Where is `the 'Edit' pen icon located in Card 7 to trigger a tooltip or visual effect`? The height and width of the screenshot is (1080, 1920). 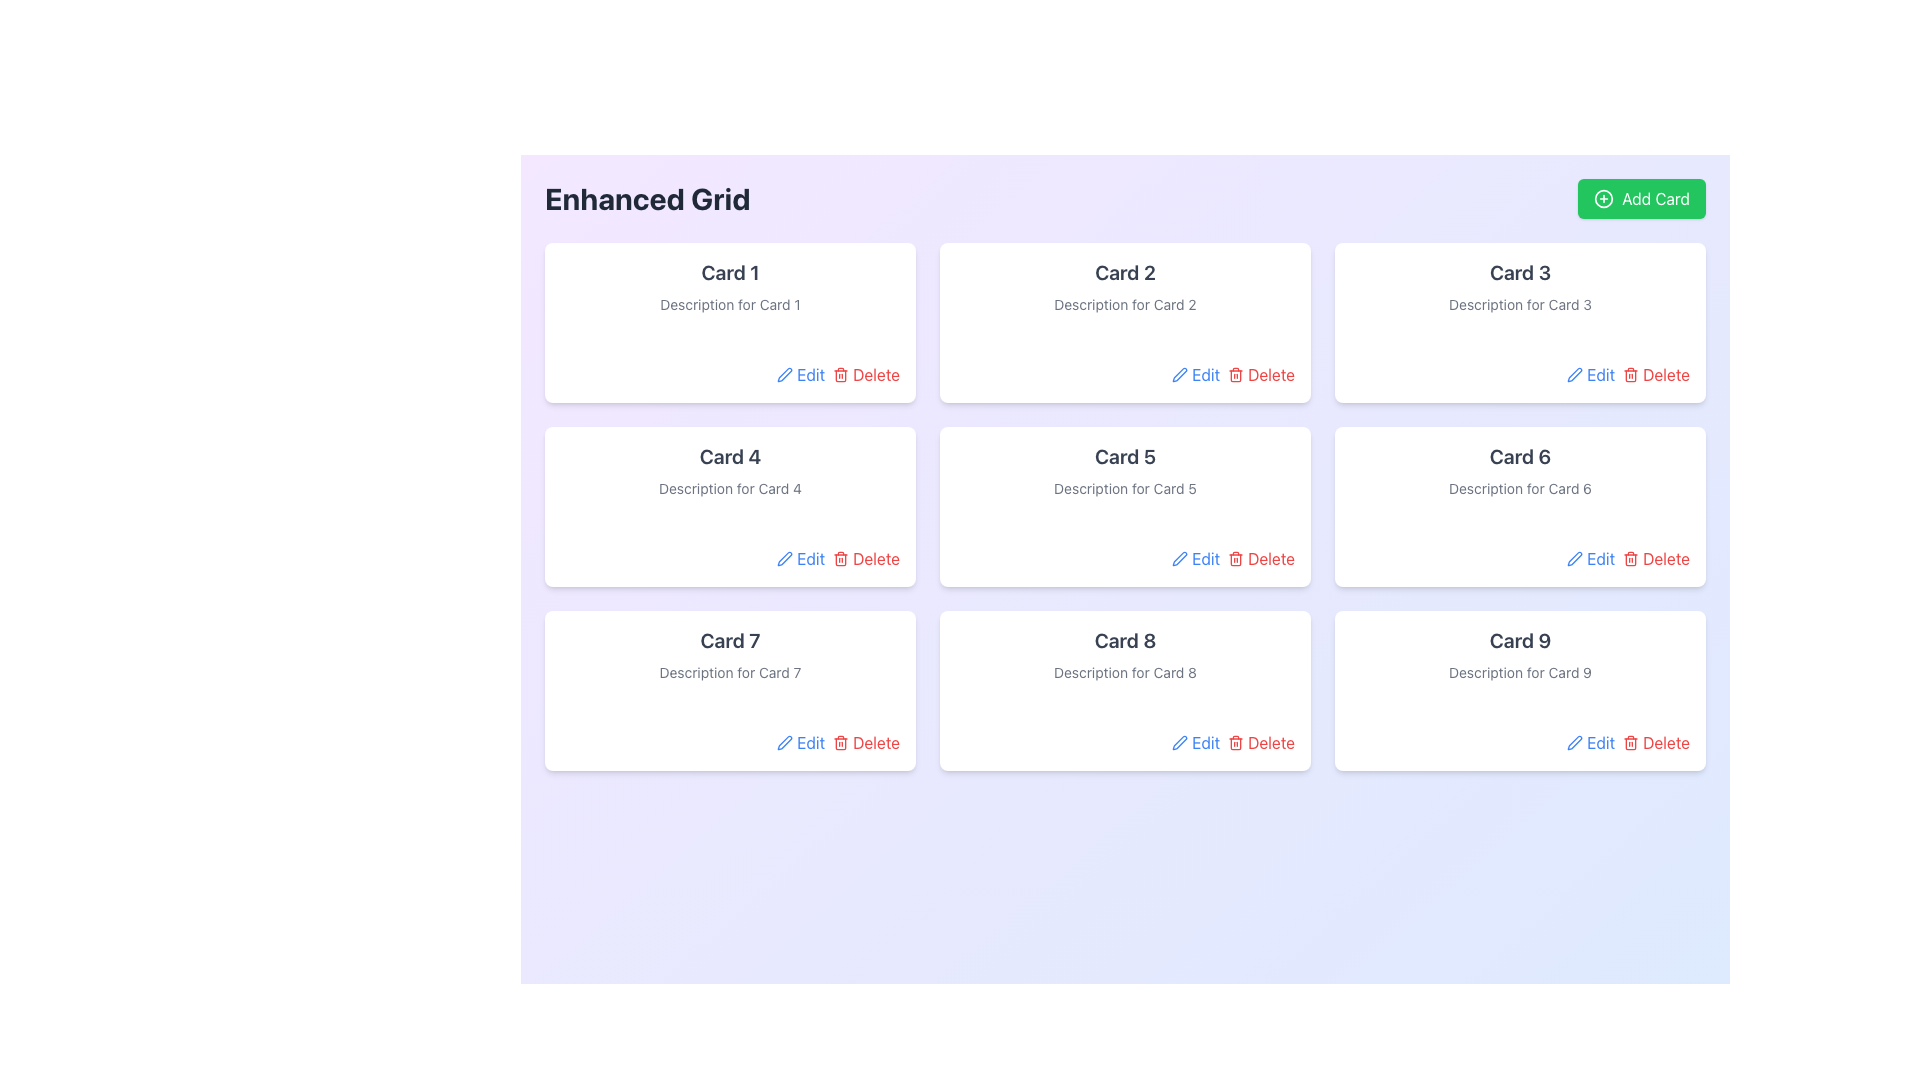
the 'Edit' pen icon located in Card 7 to trigger a tooltip or visual effect is located at coordinates (784, 743).